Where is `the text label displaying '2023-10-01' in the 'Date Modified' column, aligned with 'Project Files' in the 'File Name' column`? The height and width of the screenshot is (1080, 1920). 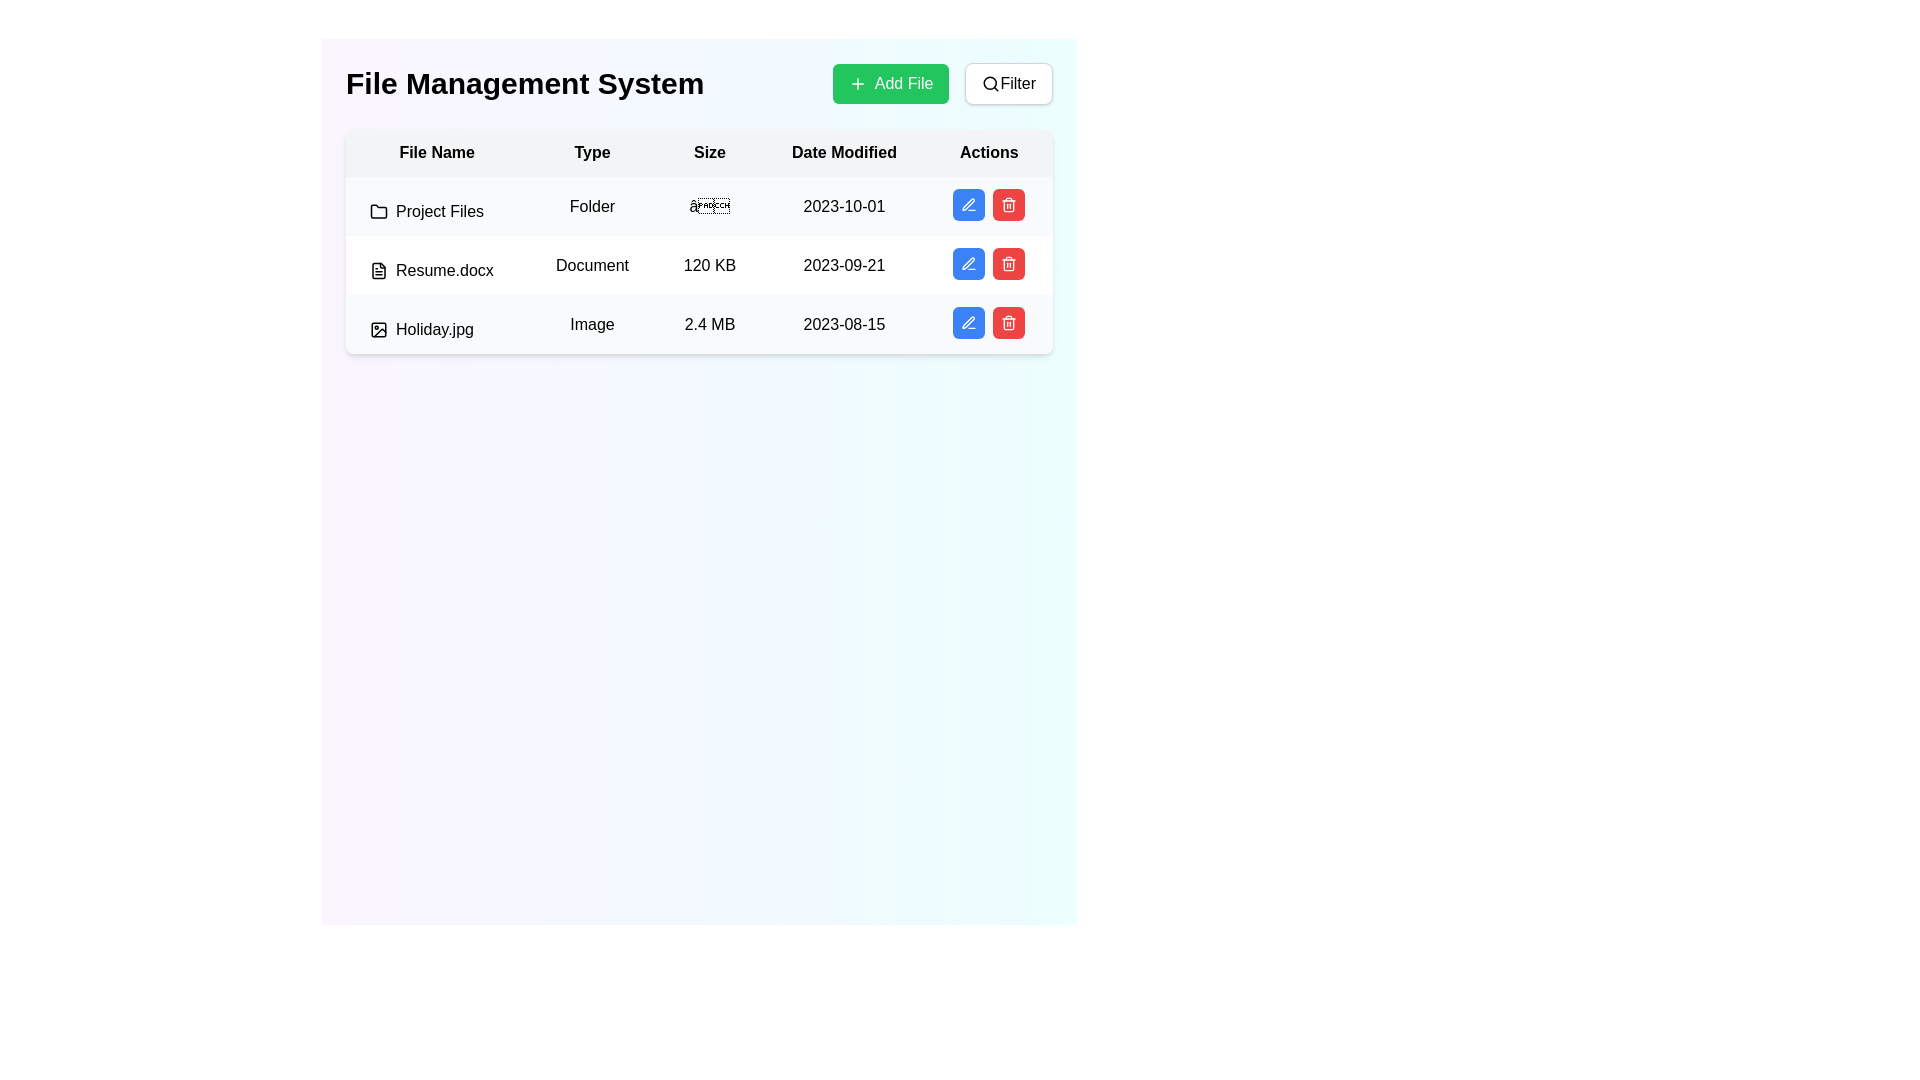 the text label displaying '2023-10-01' in the 'Date Modified' column, aligned with 'Project Files' in the 'File Name' column is located at coordinates (844, 206).